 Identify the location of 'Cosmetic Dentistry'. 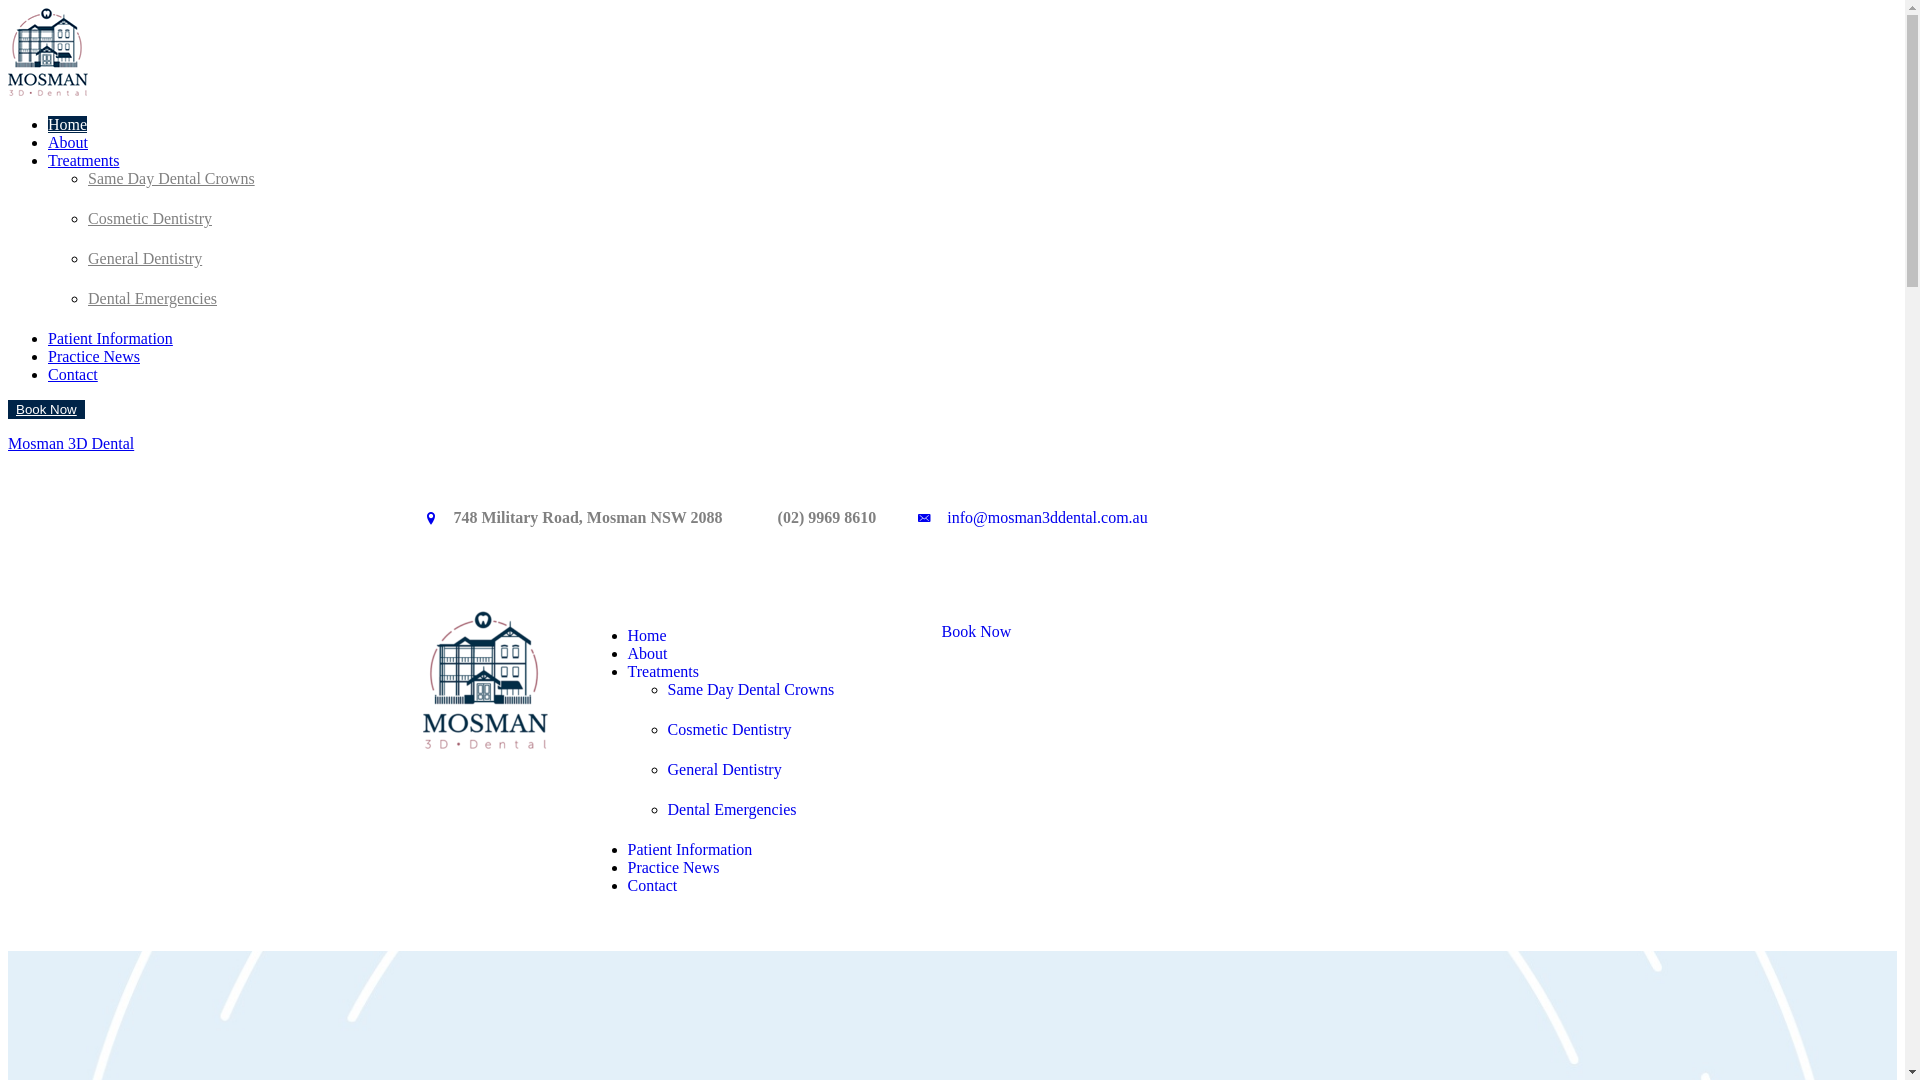
(148, 218).